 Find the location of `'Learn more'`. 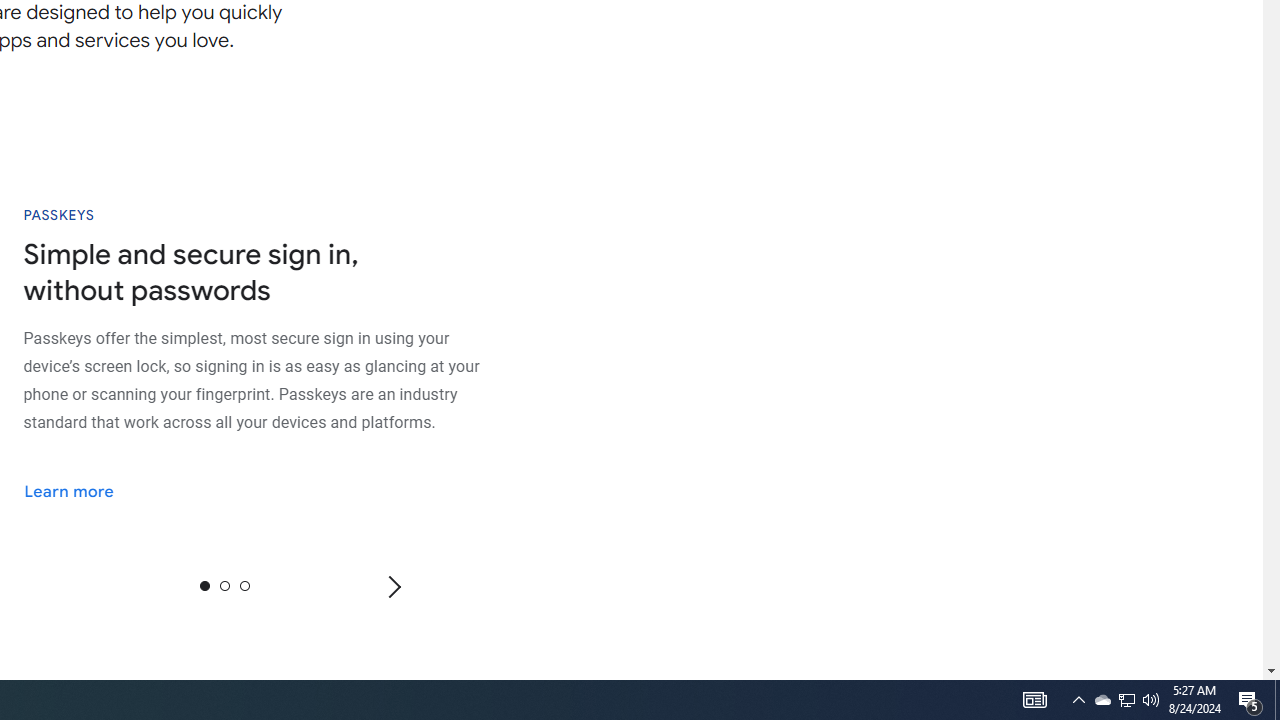

'Learn more' is located at coordinates (81, 490).